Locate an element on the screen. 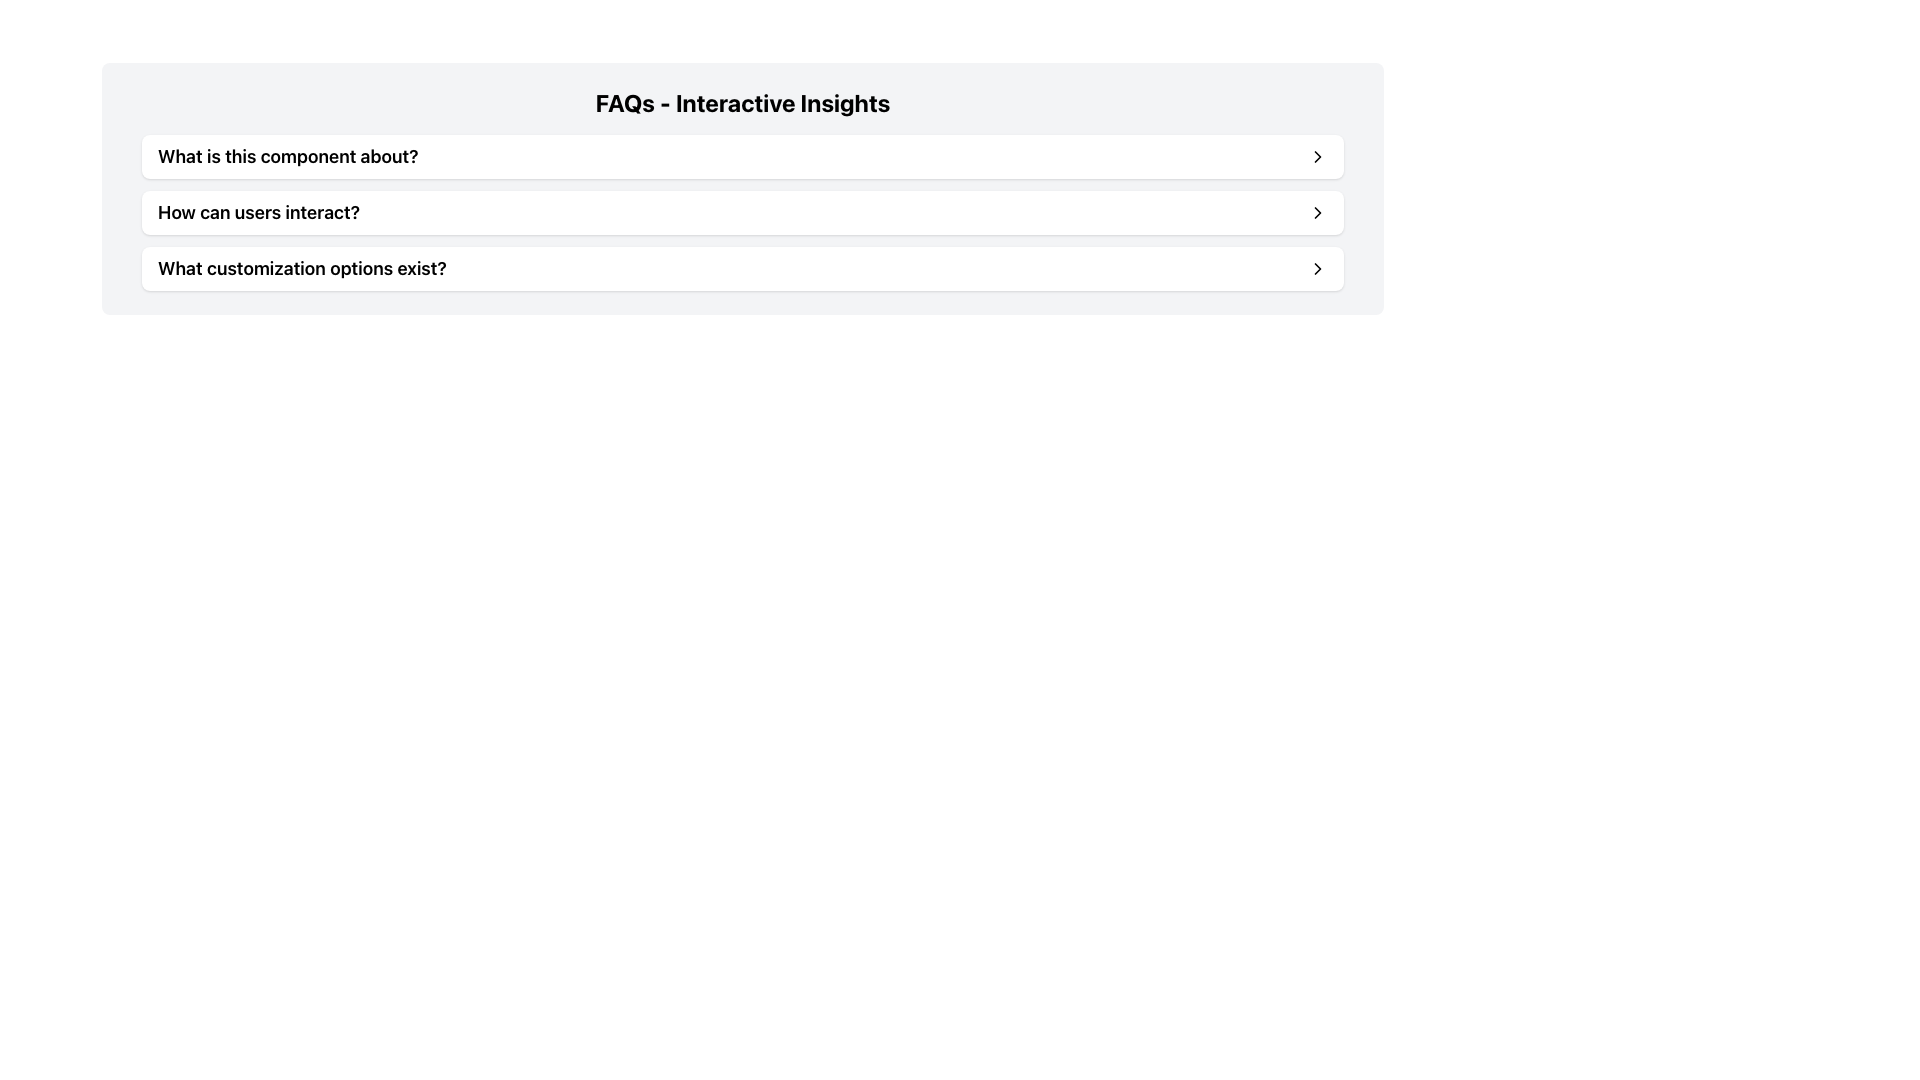  the chevron icon located on the right side of the button labeled 'What is this component about?' is located at coordinates (1318, 156).